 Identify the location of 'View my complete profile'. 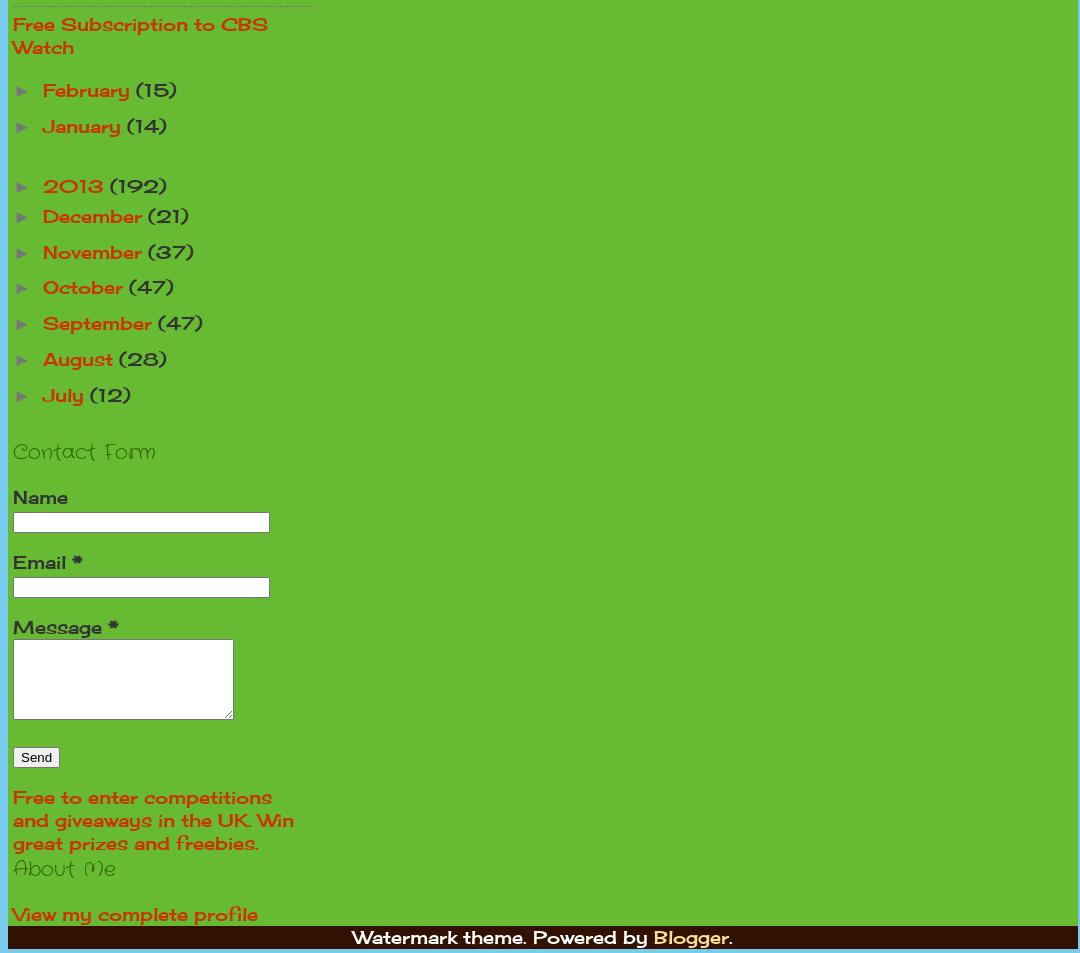
(135, 912).